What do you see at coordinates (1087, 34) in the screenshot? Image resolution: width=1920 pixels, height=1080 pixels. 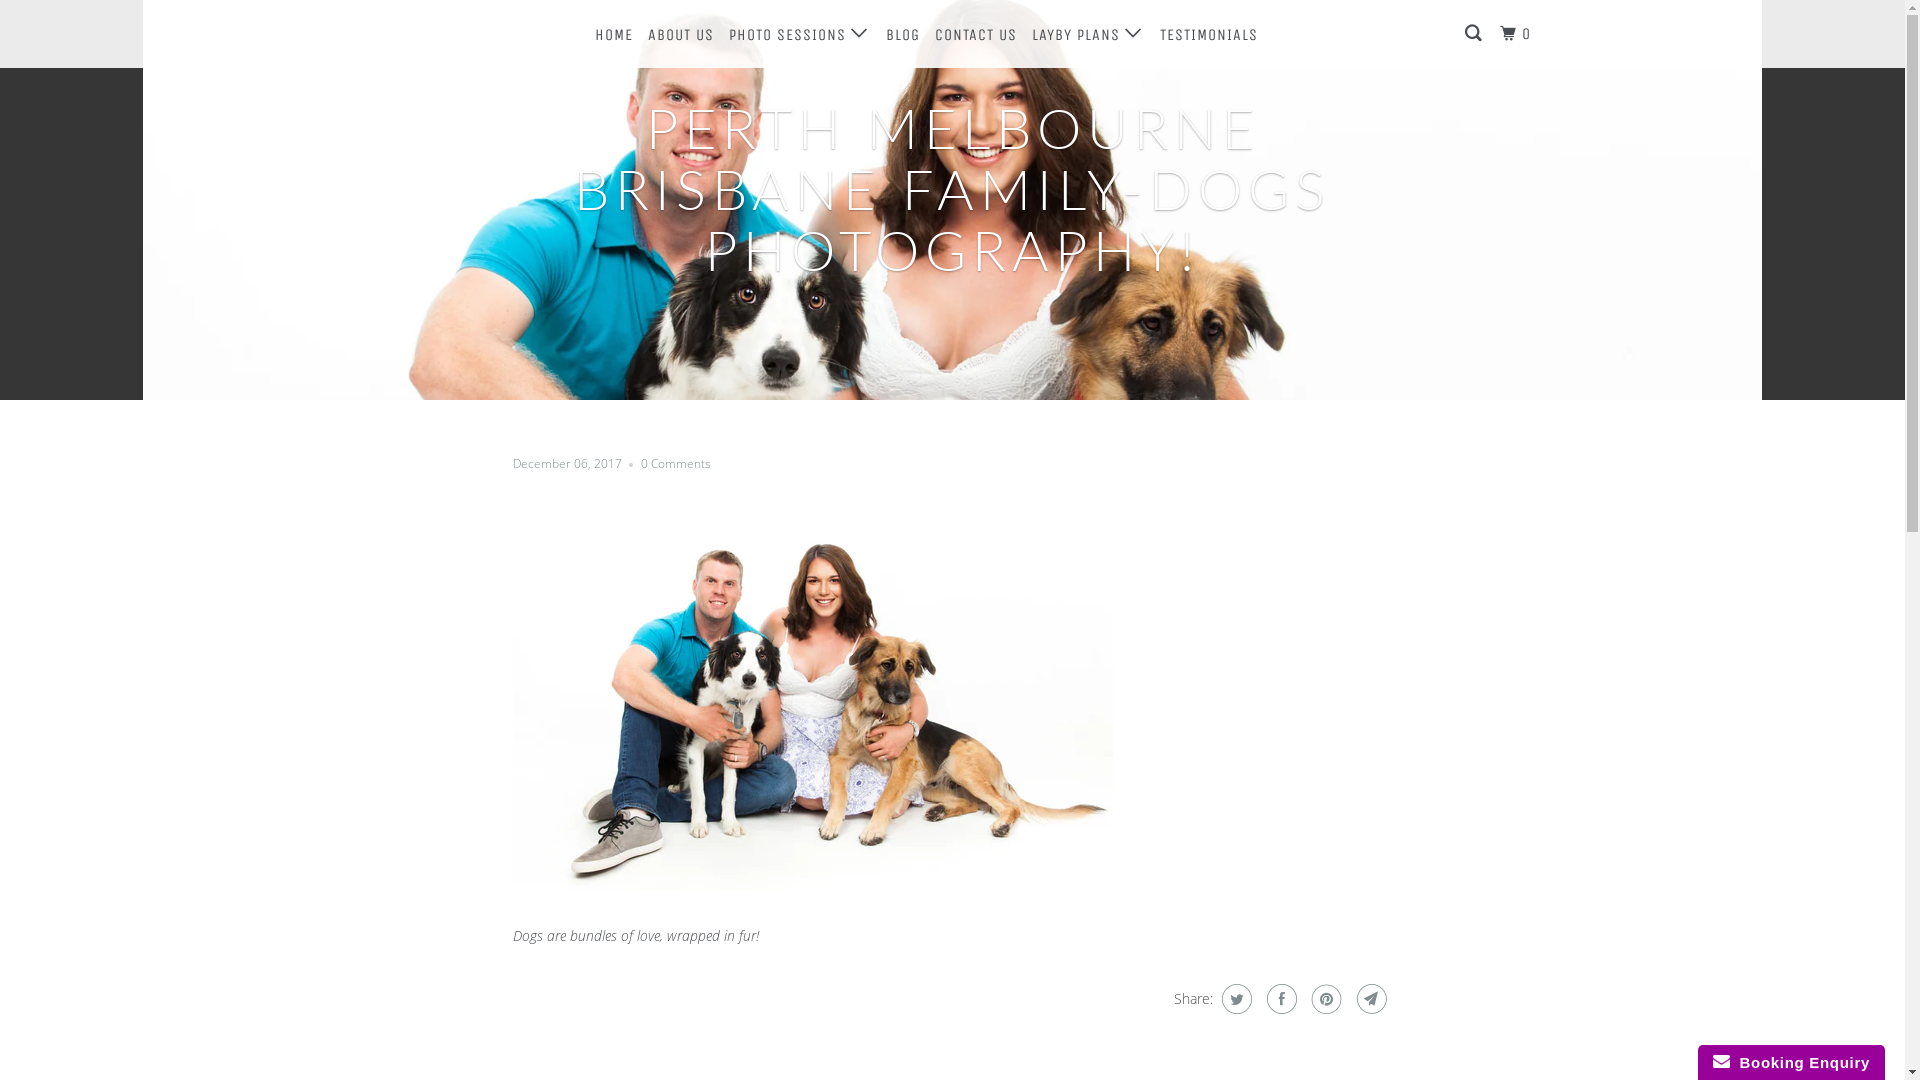 I see `'LAYBY PLANS'` at bounding box center [1087, 34].